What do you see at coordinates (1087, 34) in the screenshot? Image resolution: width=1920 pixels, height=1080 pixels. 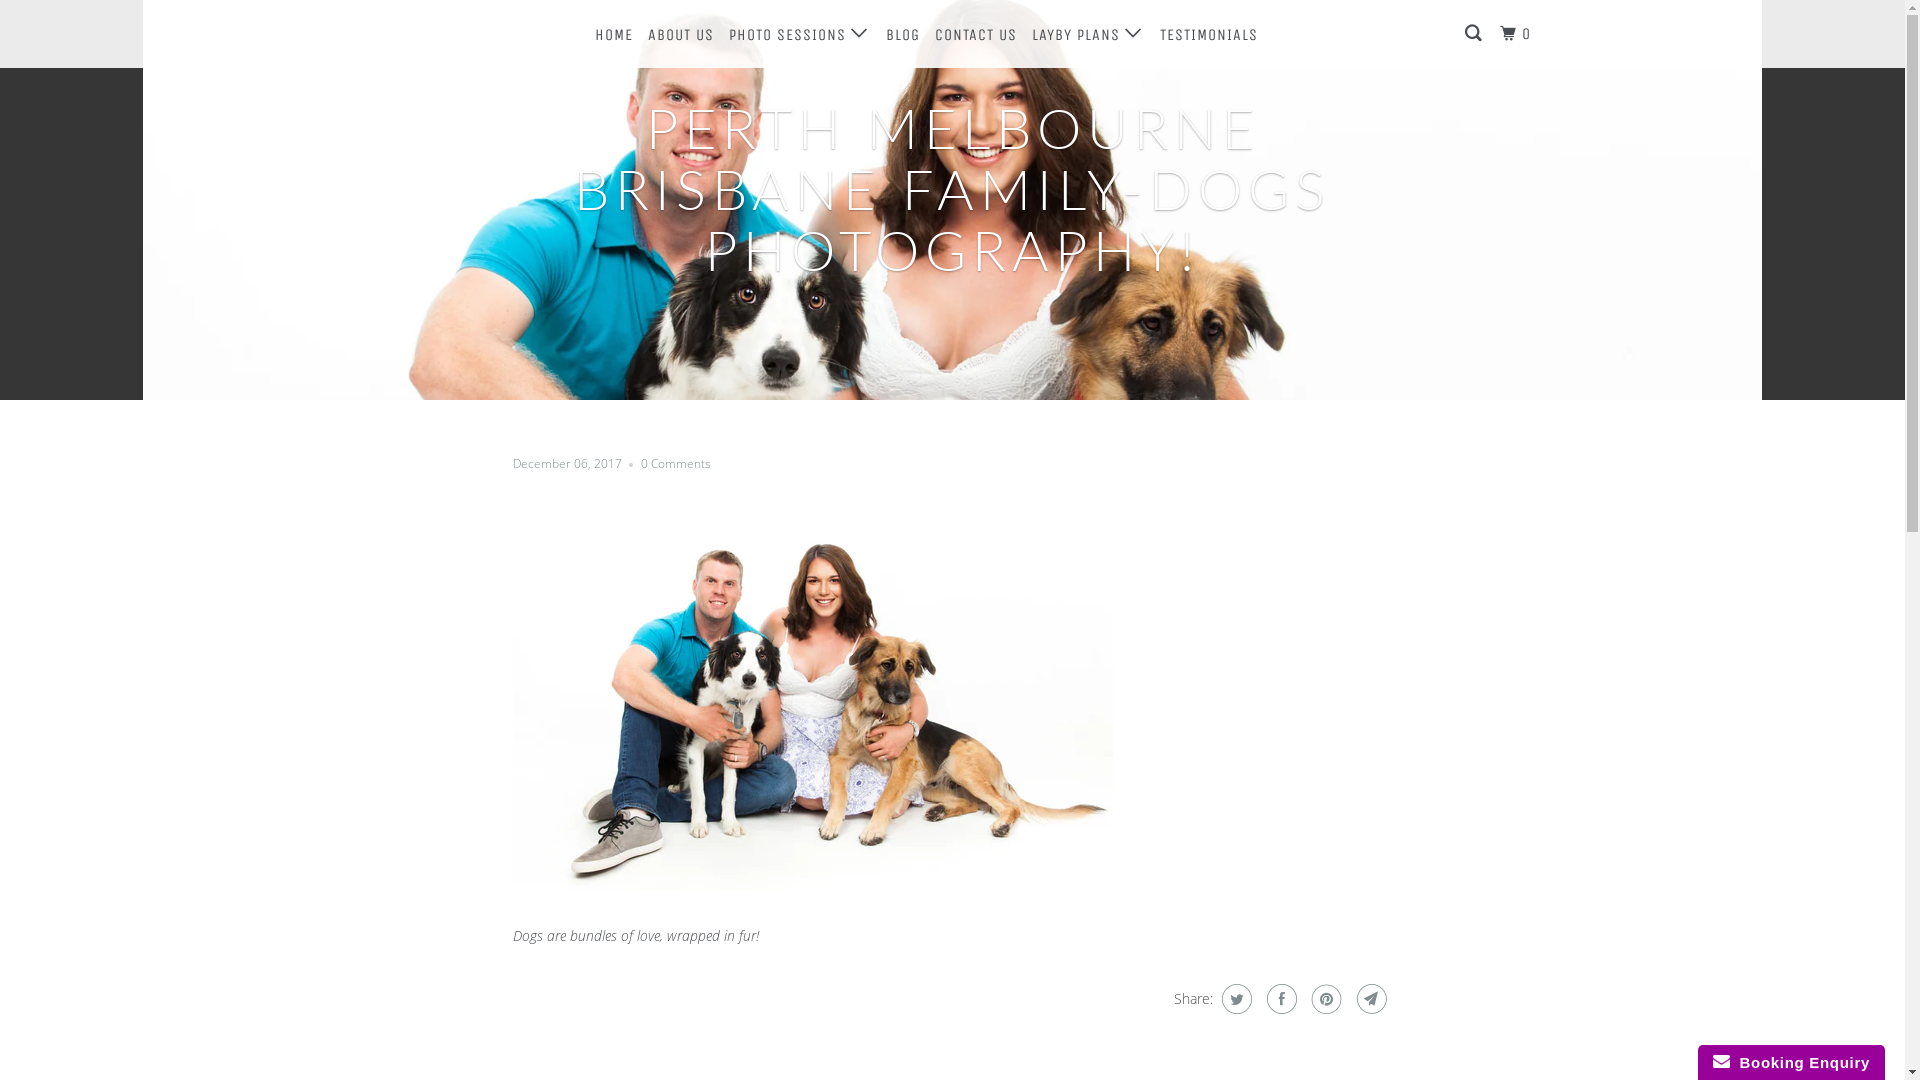 I see `'LAYBY PLANS'` at bounding box center [1087, 34].